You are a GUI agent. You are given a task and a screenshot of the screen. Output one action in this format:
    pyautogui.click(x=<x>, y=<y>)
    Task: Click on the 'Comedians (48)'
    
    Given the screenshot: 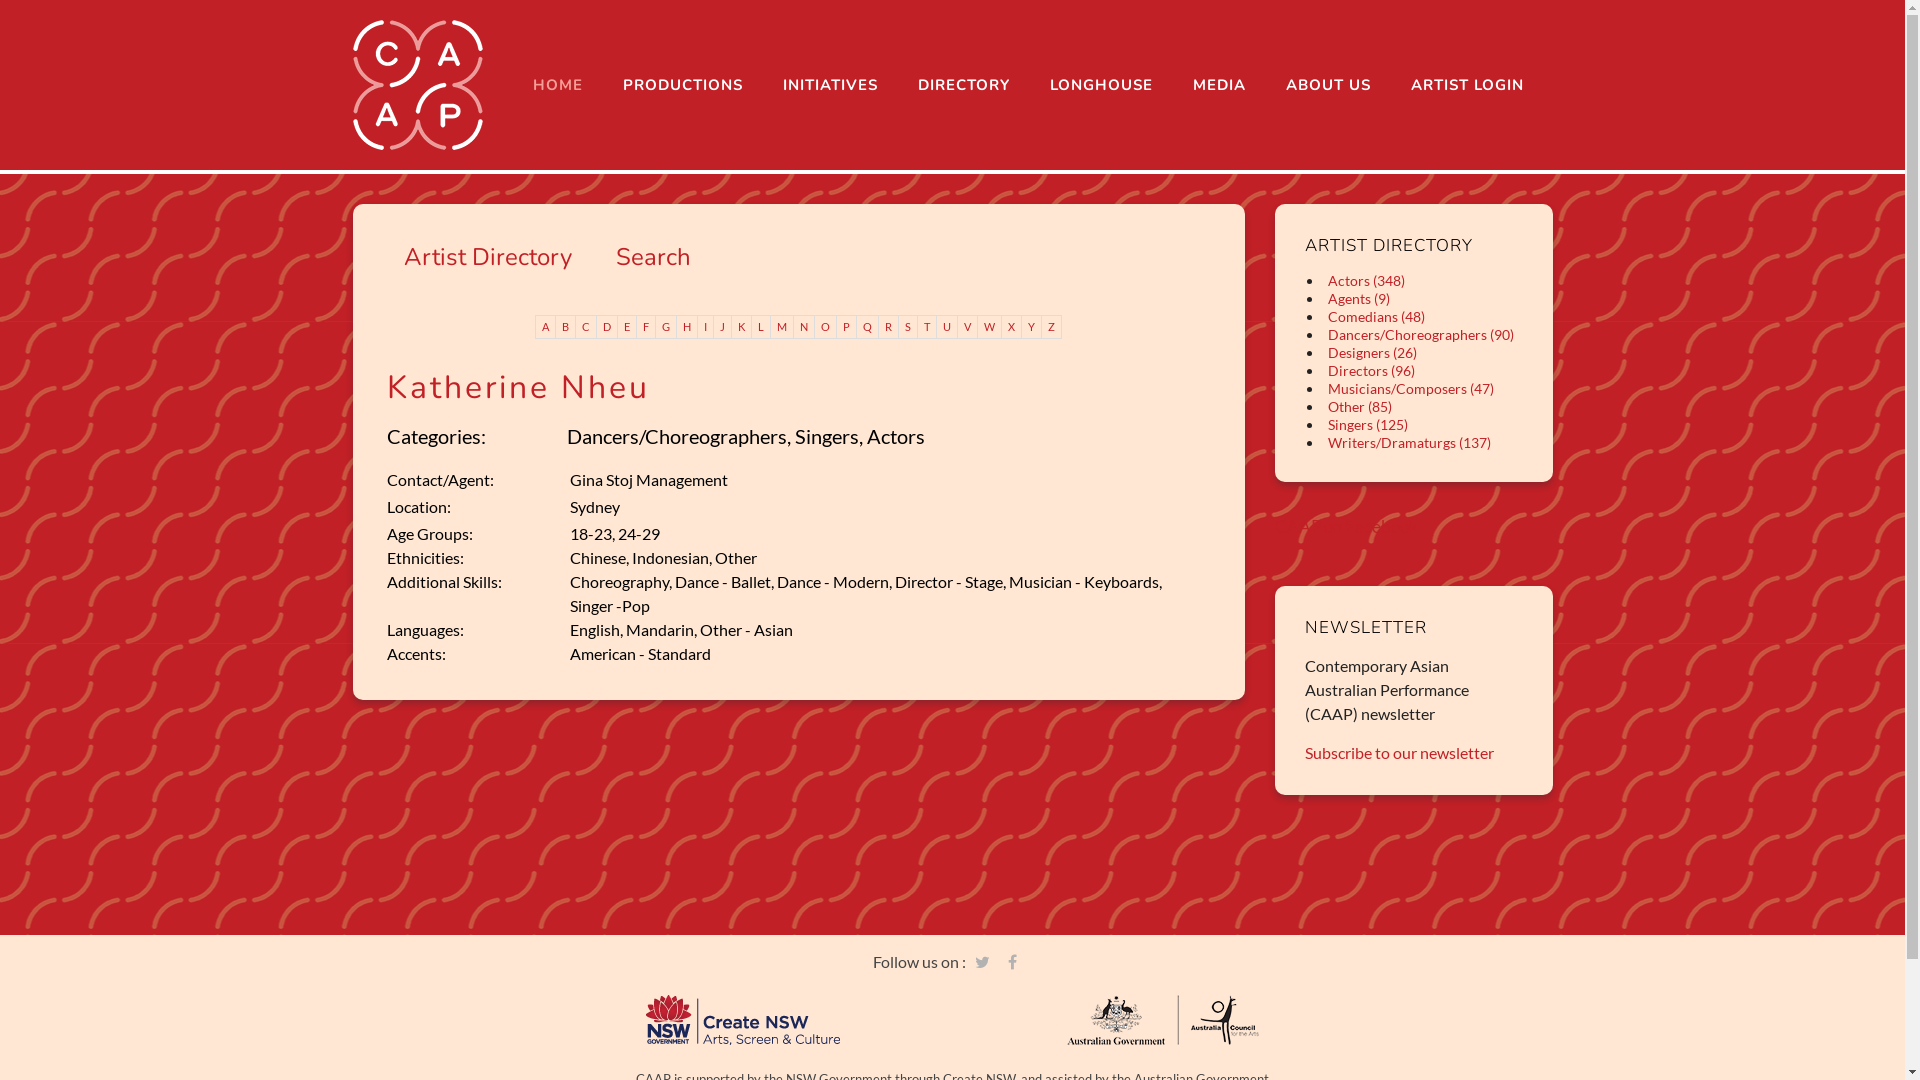 What is the action you would take?
    pyautogui.click(x=1375, y=315)
    